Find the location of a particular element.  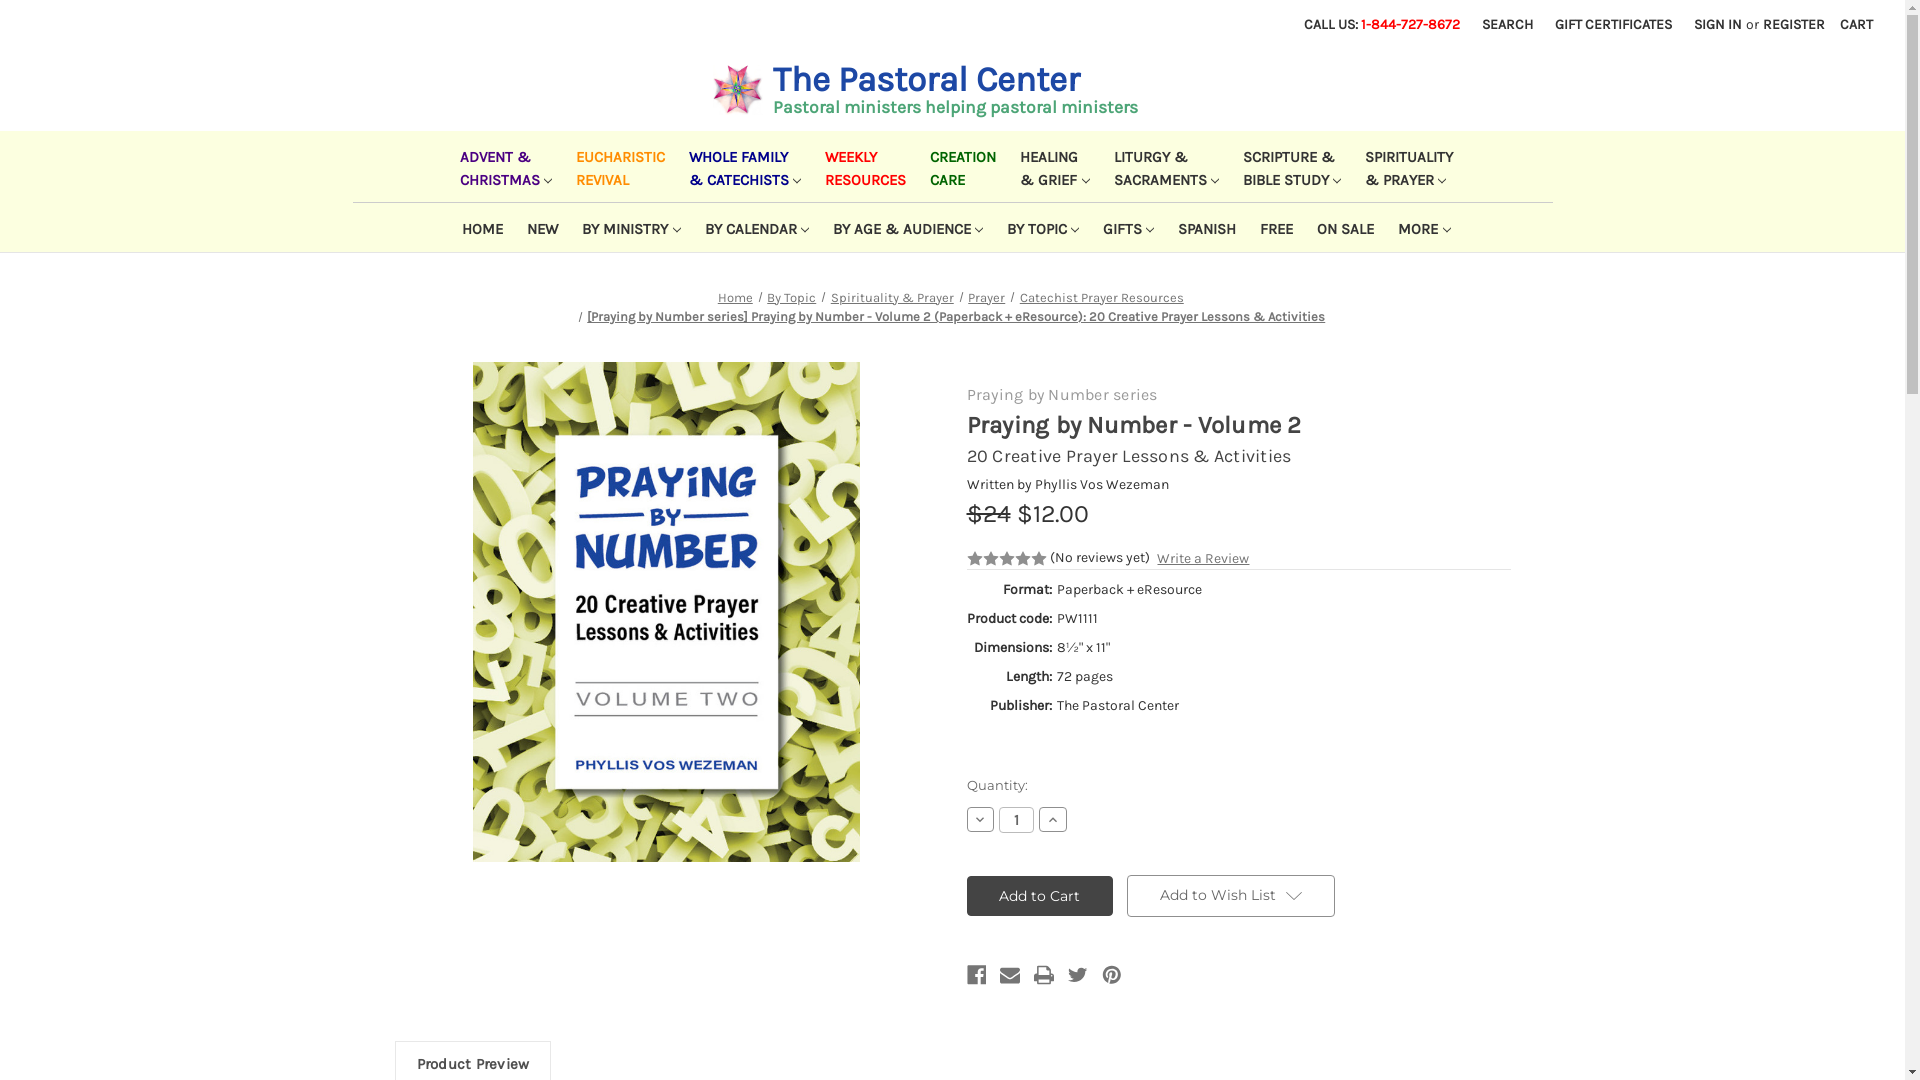

'Email' is located at coordinates (1009, 974).